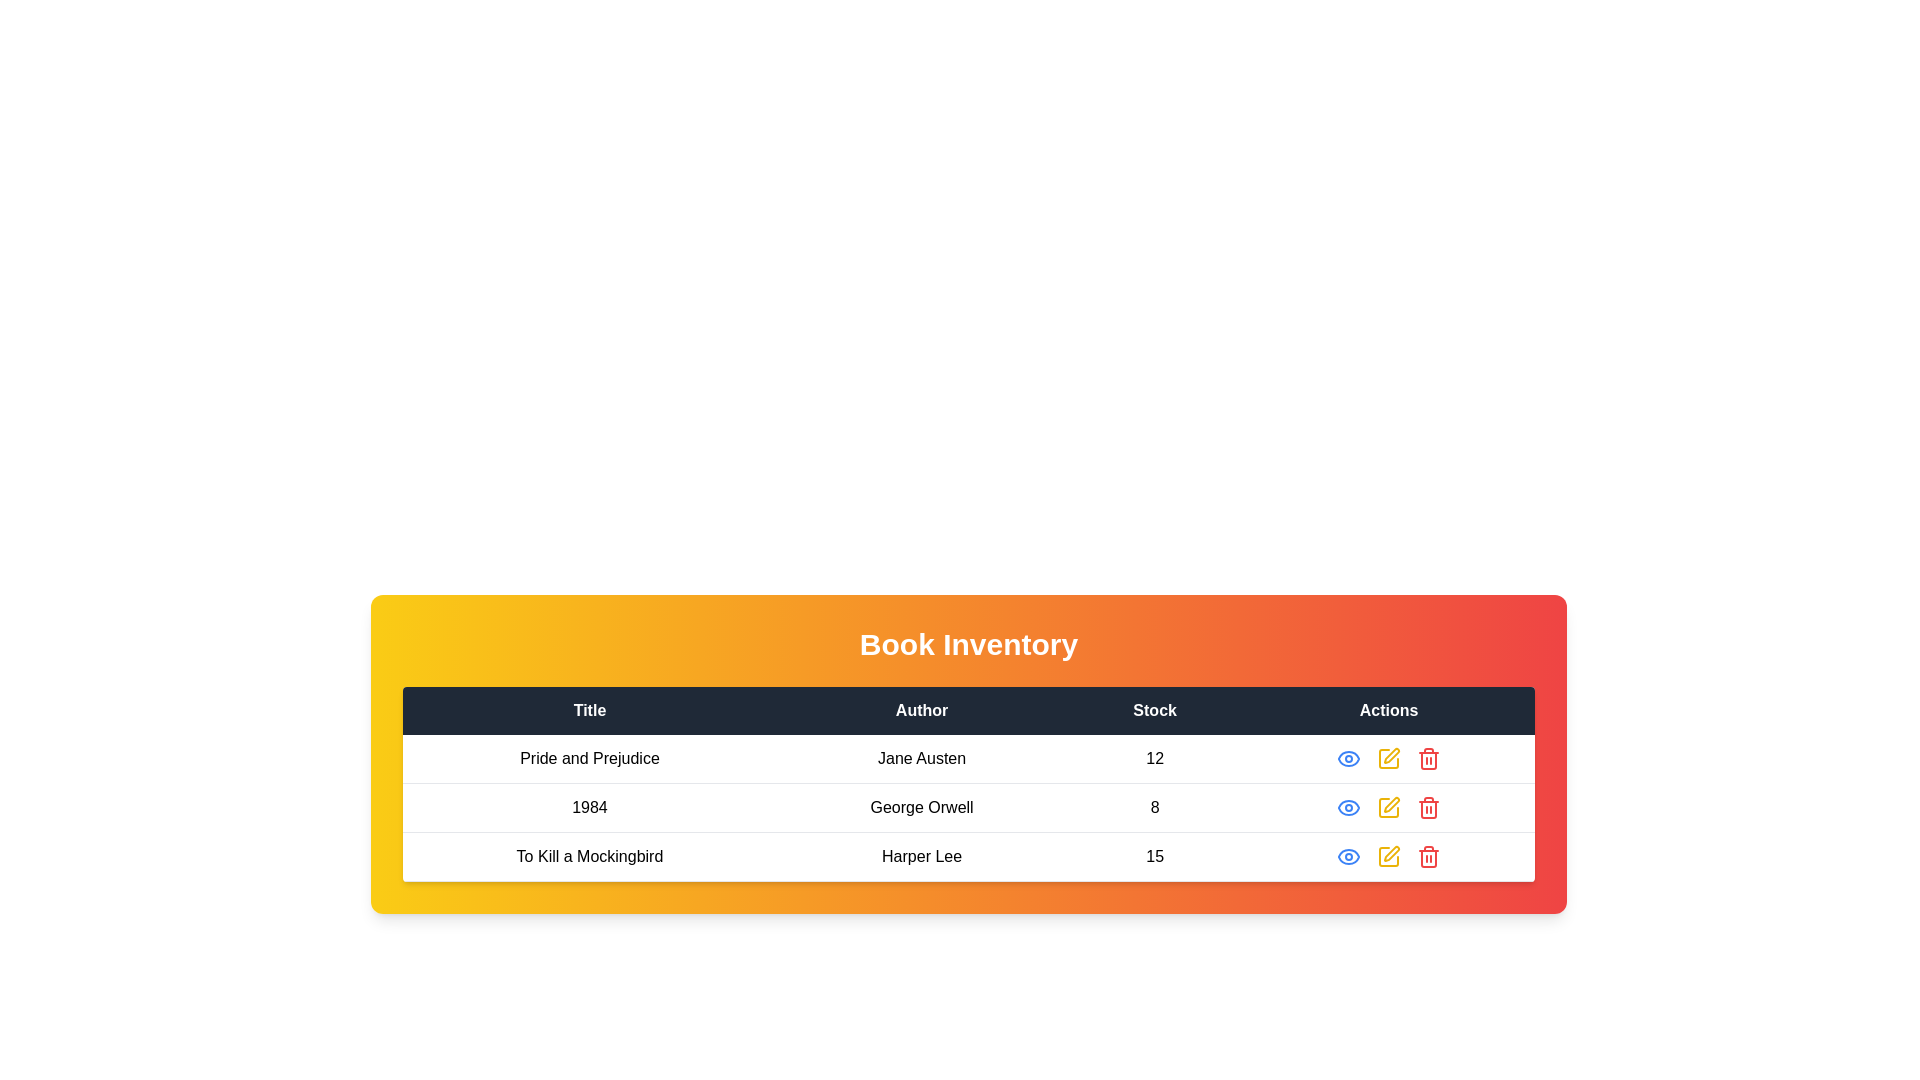  I want to click on the edit button in the Actions column for the book entry '1984' to initiate editing, so click(1388, 806).